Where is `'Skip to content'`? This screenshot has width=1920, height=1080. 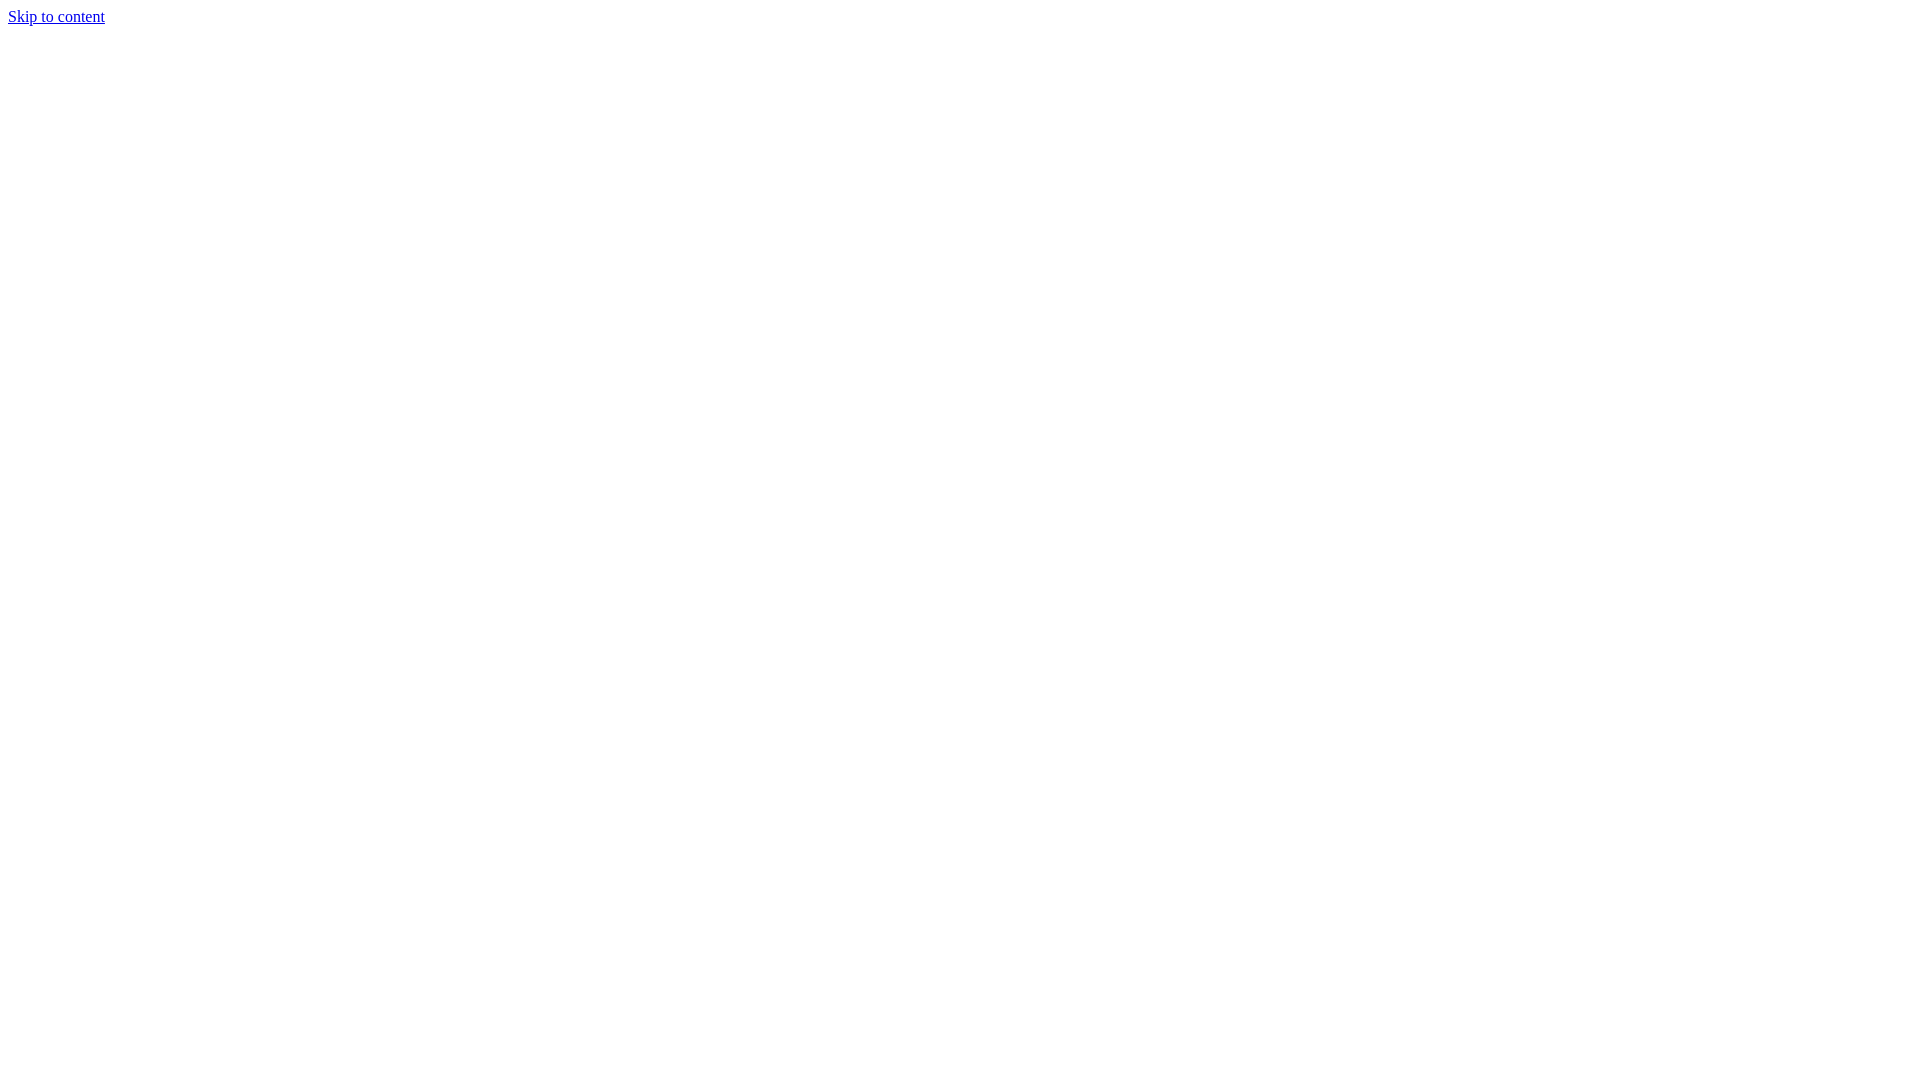 'Skip to content' is located at coordinates (56, 16).